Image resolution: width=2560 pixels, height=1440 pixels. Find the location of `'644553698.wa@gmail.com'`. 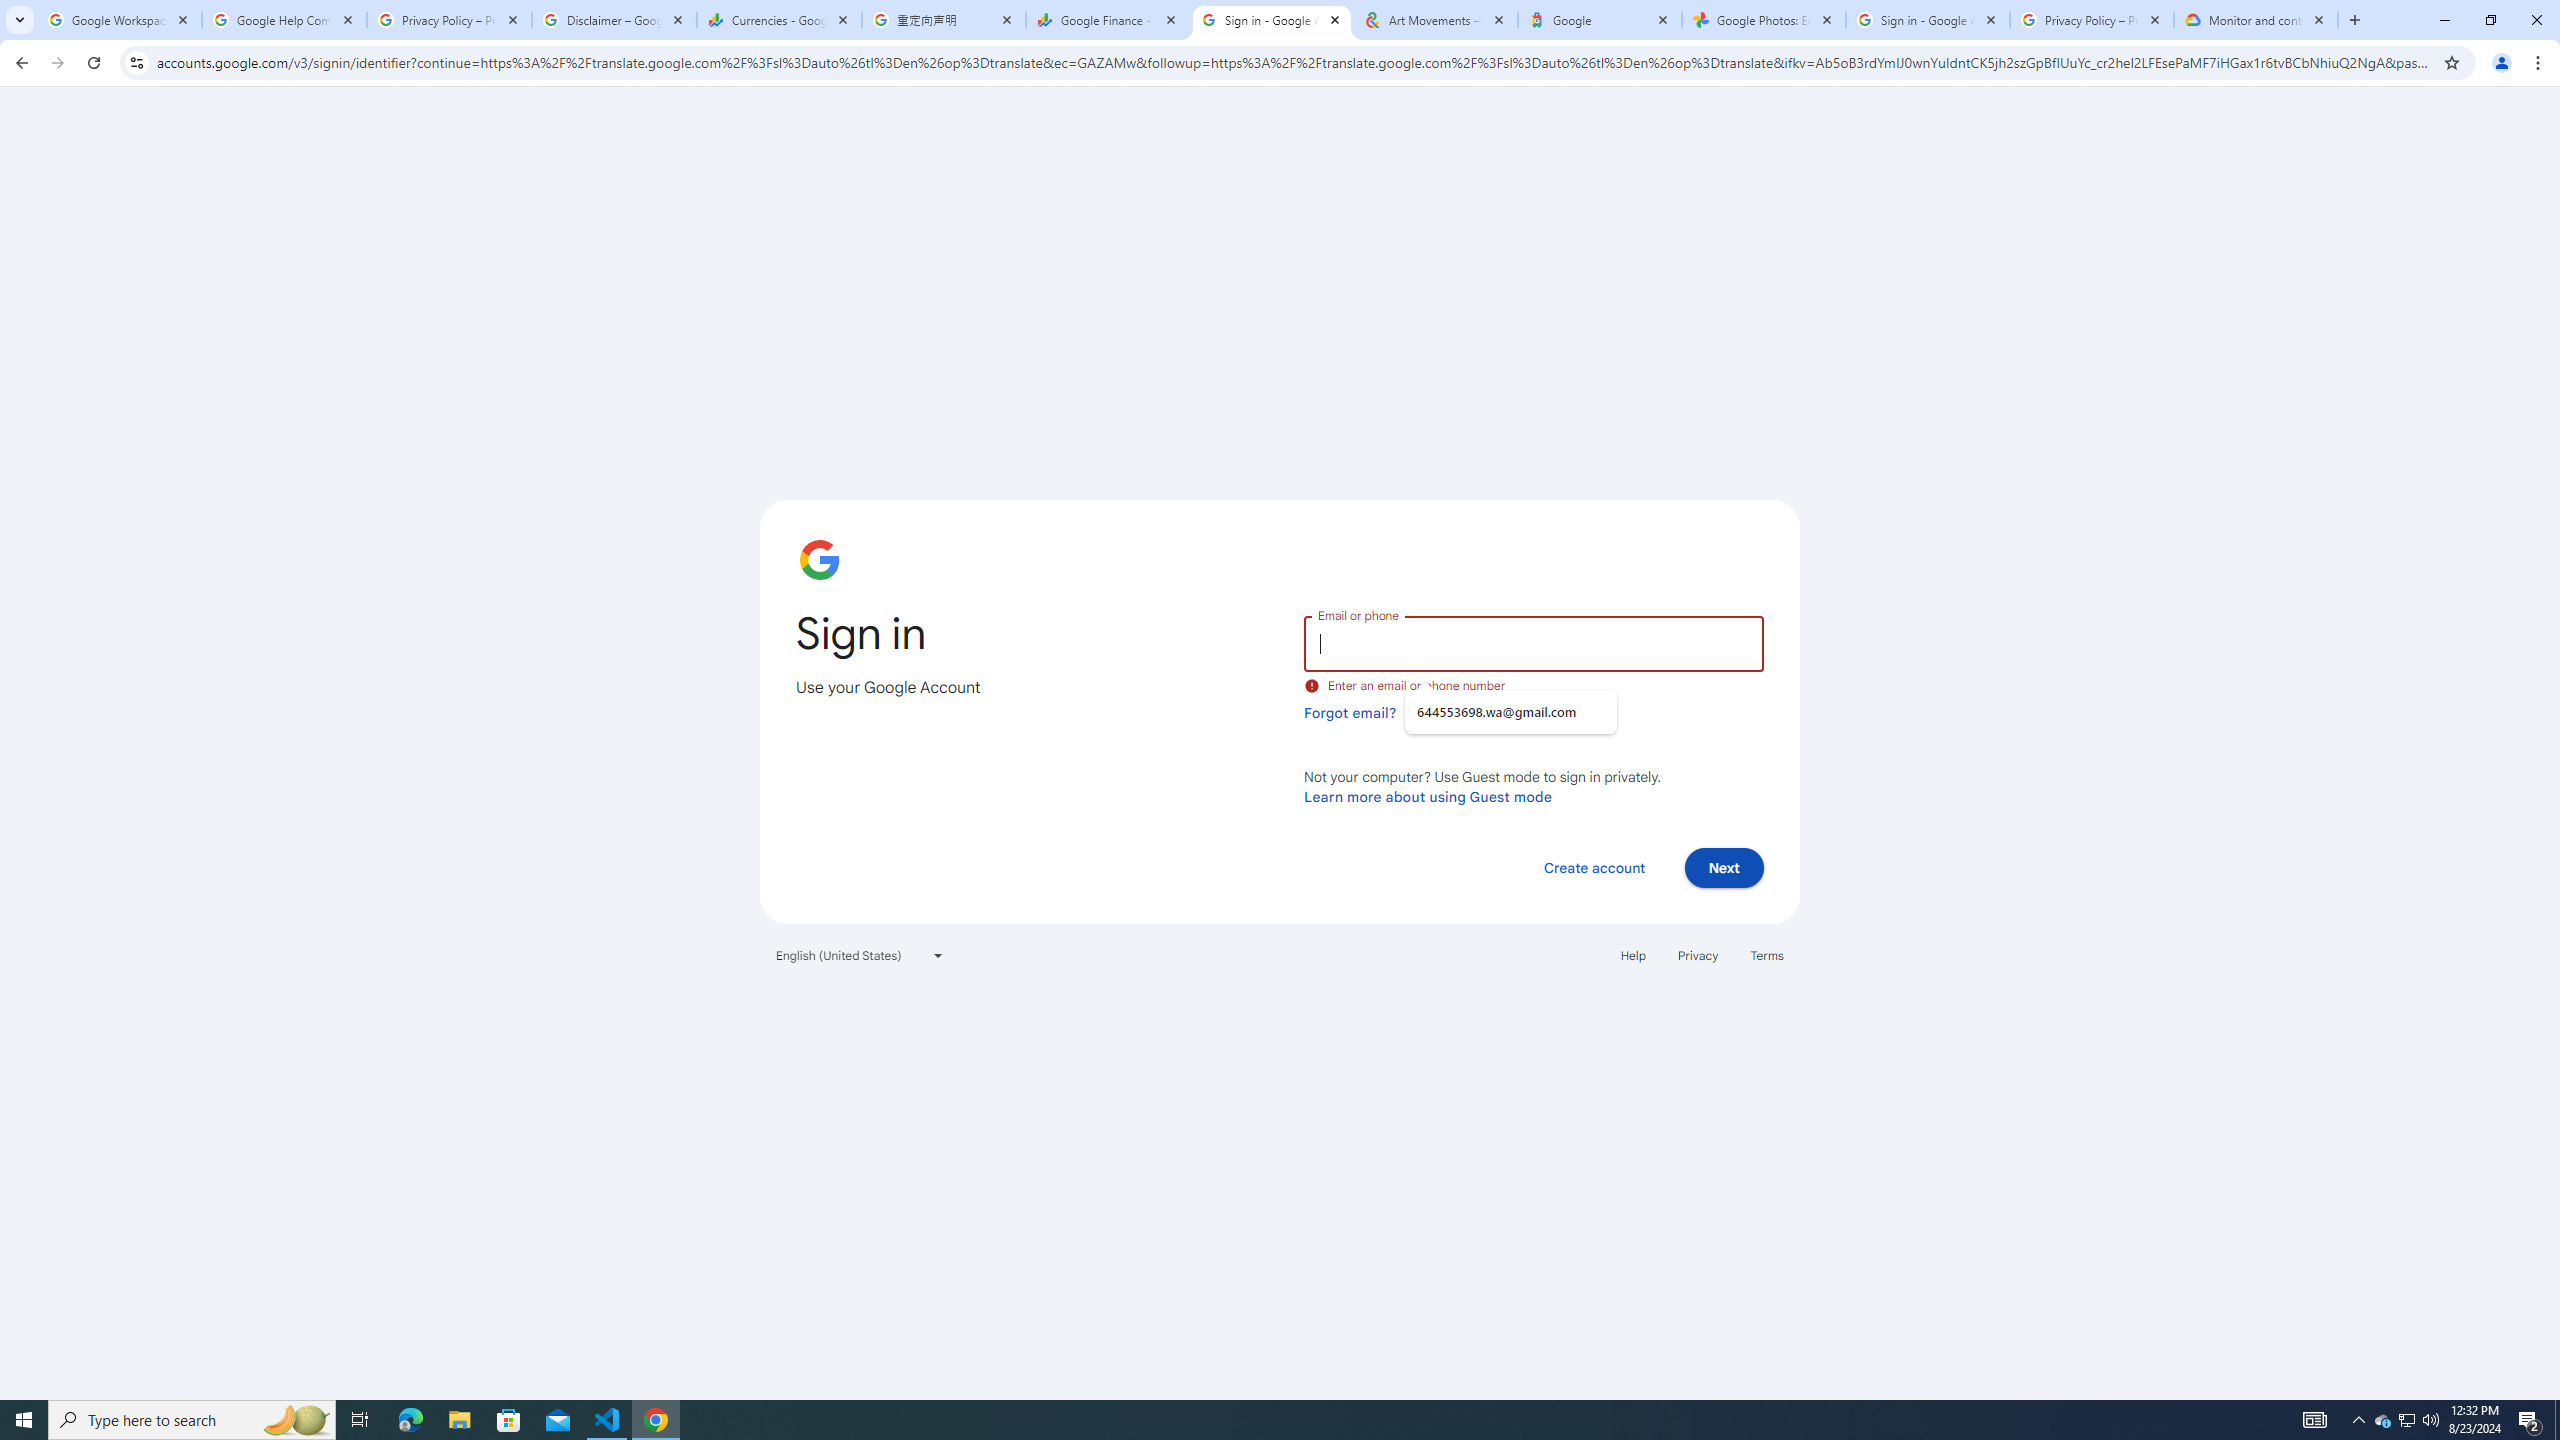

'644553698.wa@gmail.com' is located at coordinates (1509, 712).